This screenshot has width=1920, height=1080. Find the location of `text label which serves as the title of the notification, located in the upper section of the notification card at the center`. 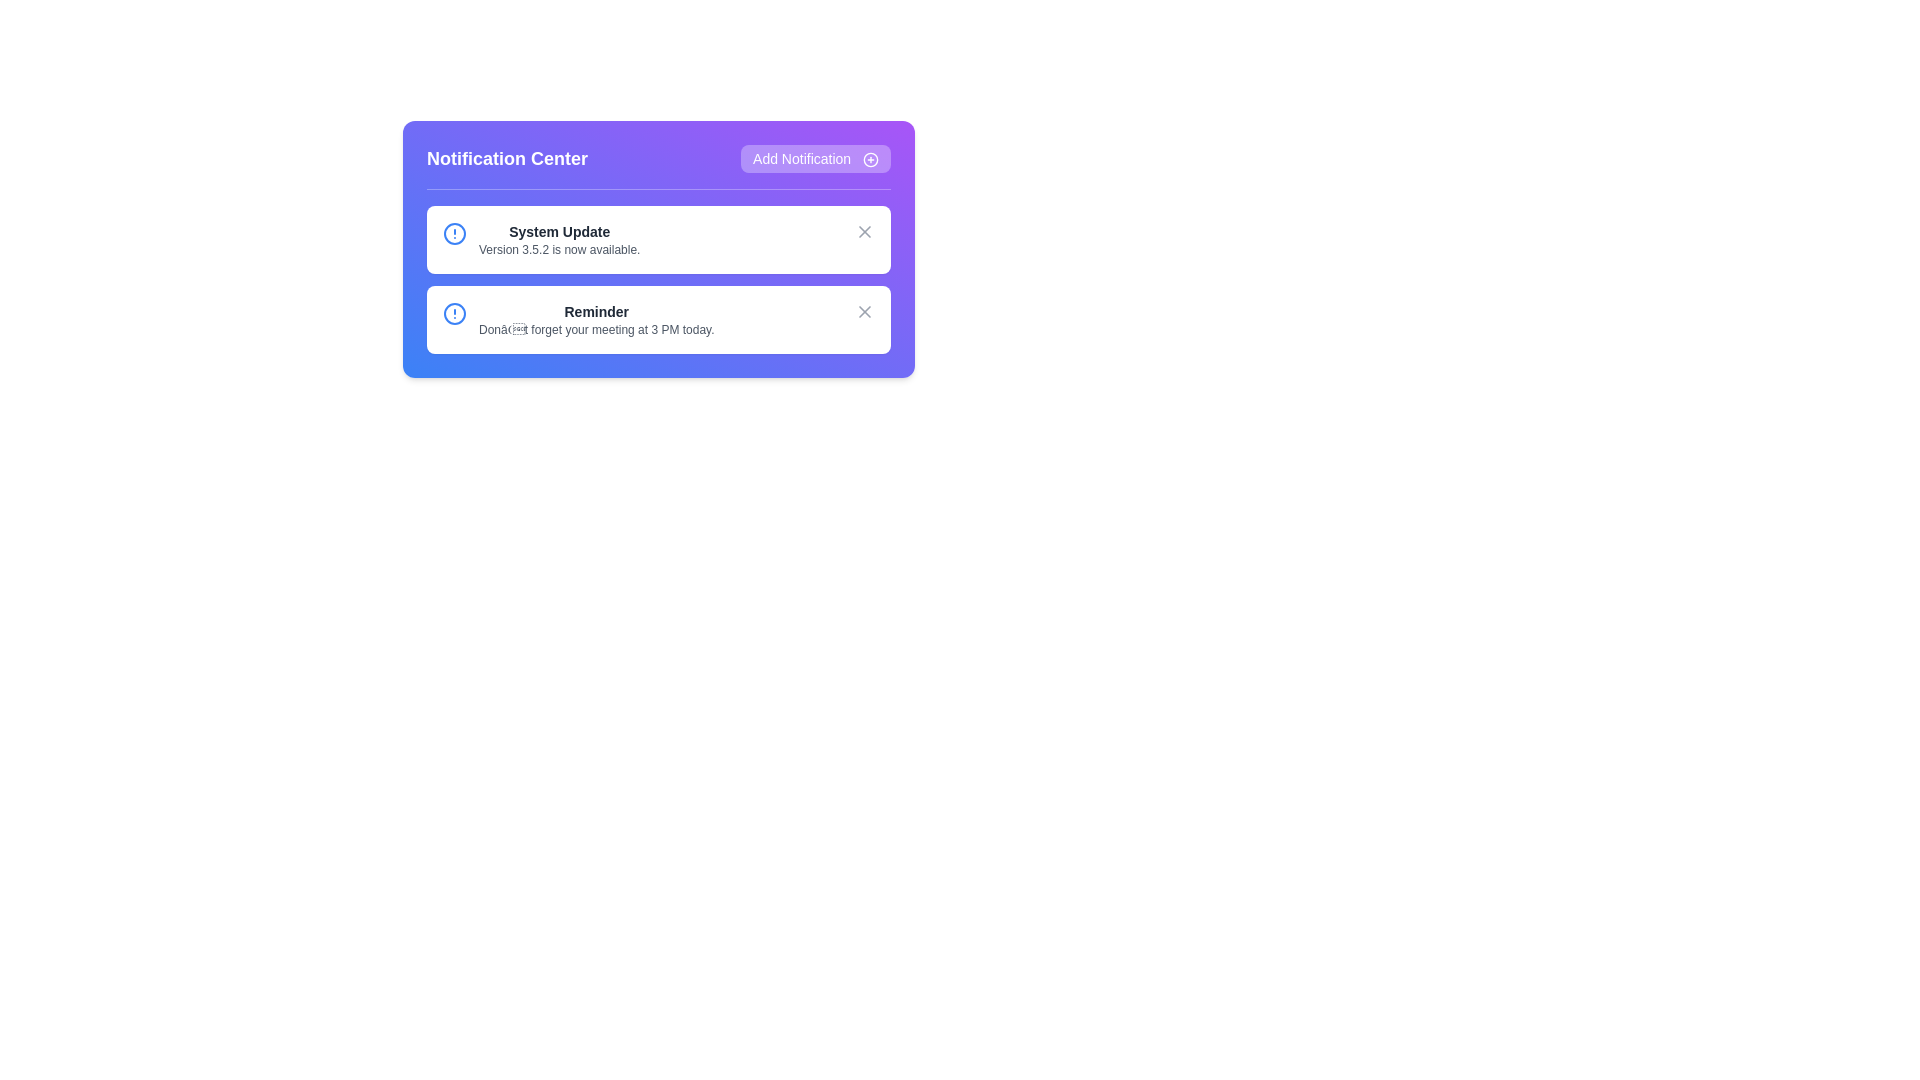

text label which serves as the title of the notification, located in the upper section of the notification card at the center is located at coordinates (559, 230).